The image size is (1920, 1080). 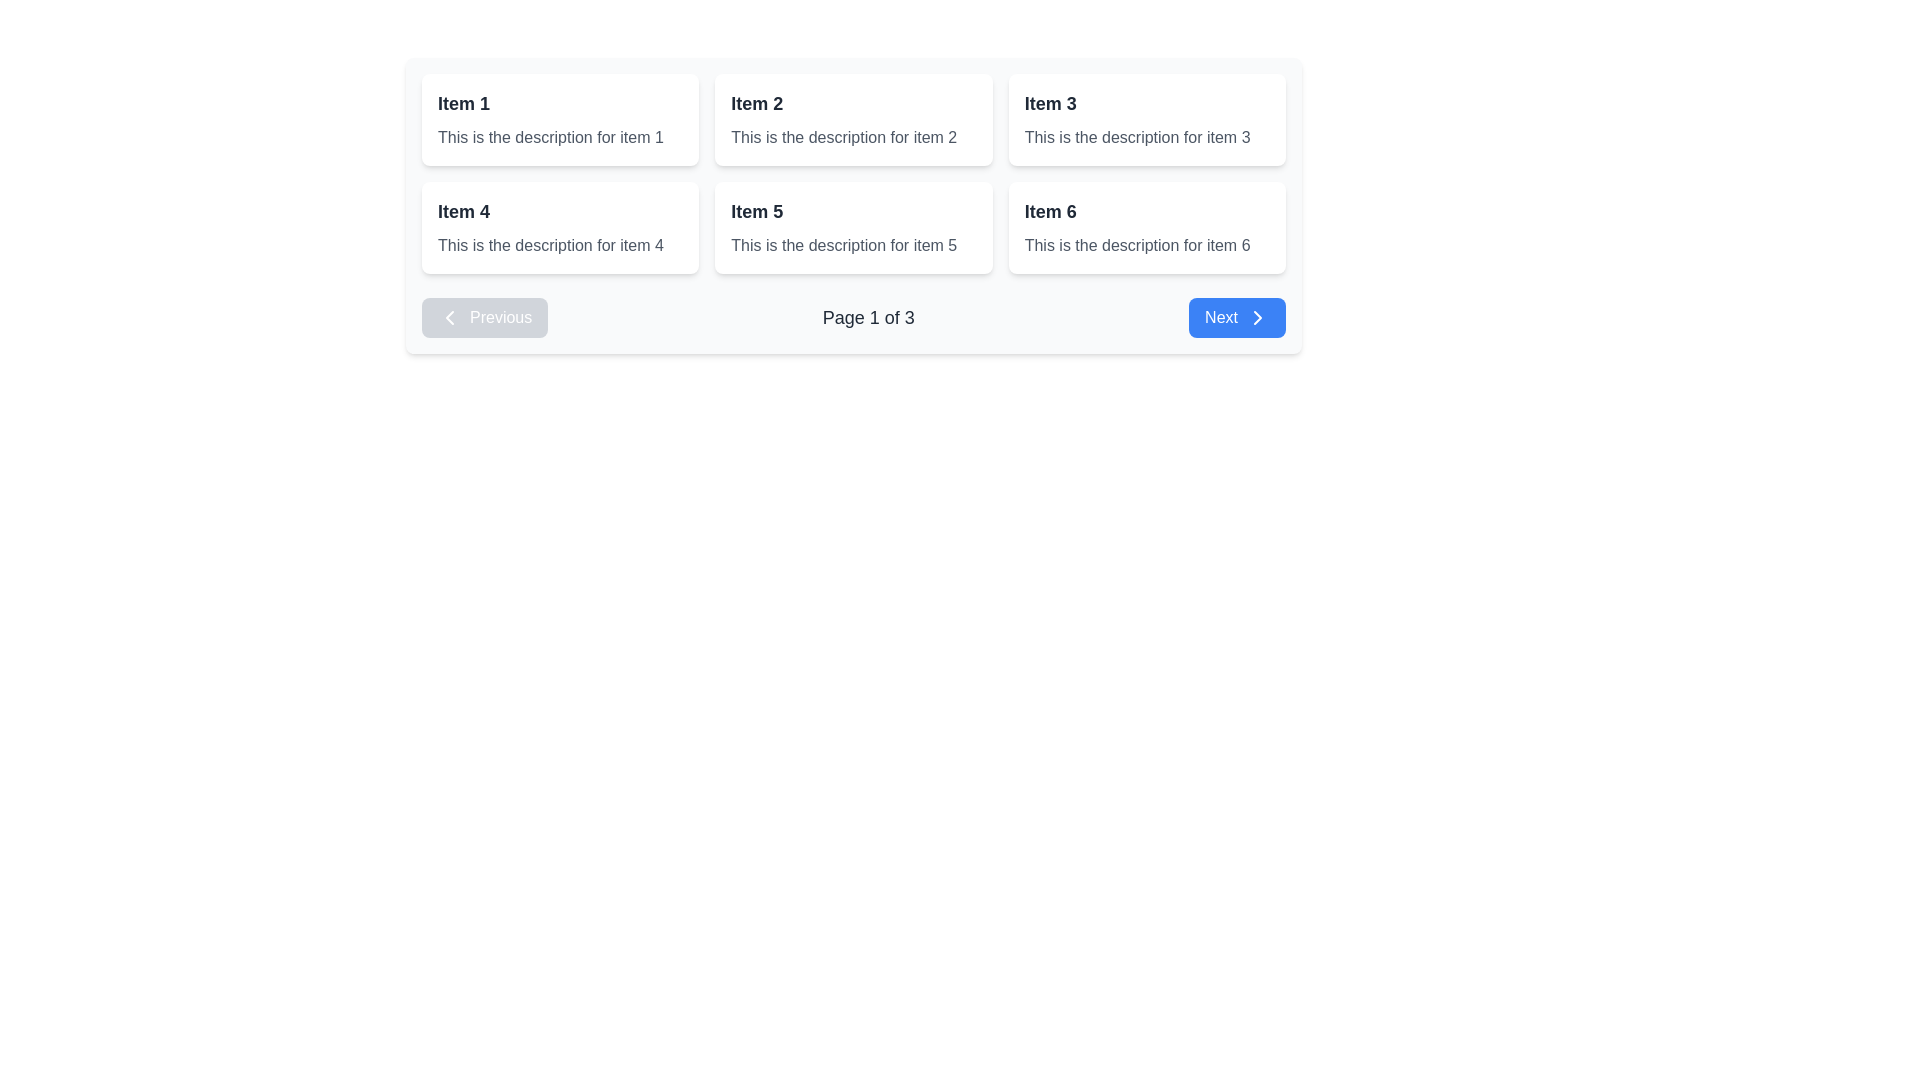 I want to click on the text line displaying 'This is the description for item 2' in gray font, located below the title 'Item 2' in the second card of the grid layout, so click(x=844, y=137).